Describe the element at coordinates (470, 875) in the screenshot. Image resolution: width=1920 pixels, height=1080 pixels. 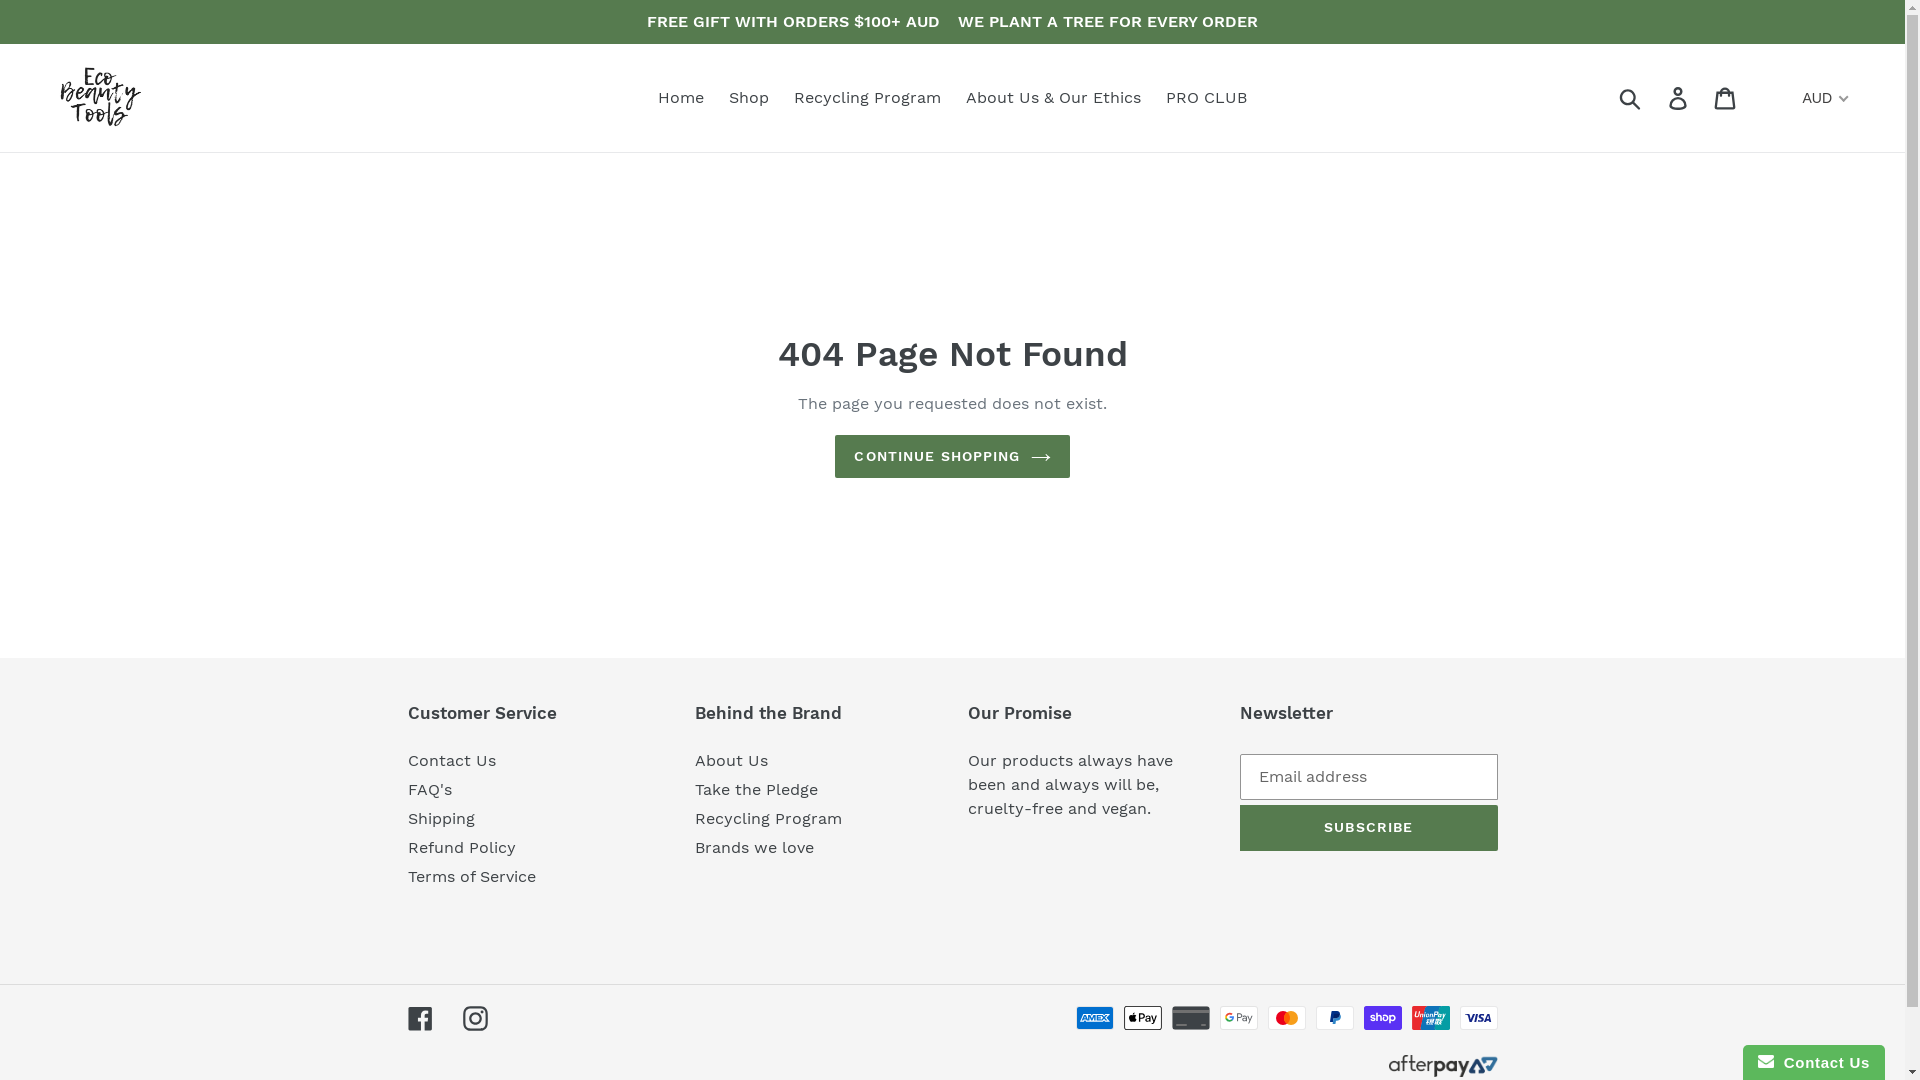
I see `'Terms of Service'` at that location.